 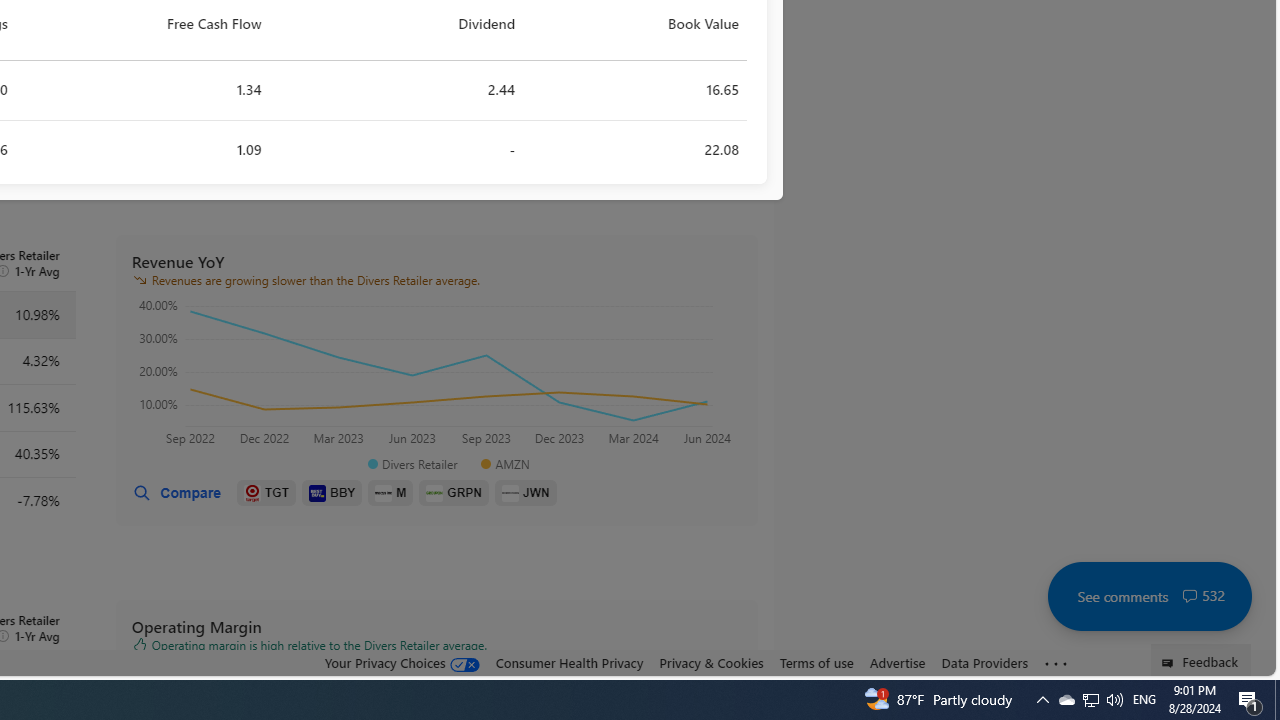 What do you see at coordinates (816, 663) in the screenshot?
I see `'Terms of use'` at bounding box center [816, 663].